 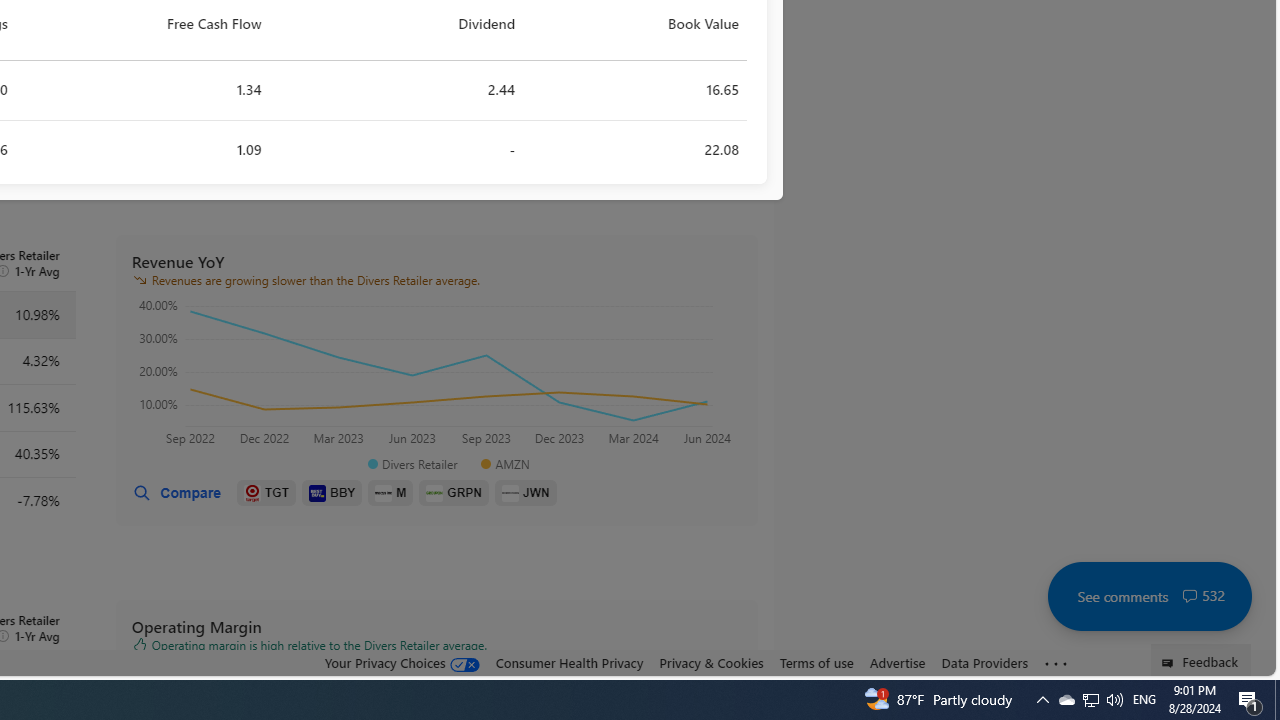 What do you see at coordinates (816, 663) in the screenshot?
I see `'Terms of use'` at bounding box center [816, 663].